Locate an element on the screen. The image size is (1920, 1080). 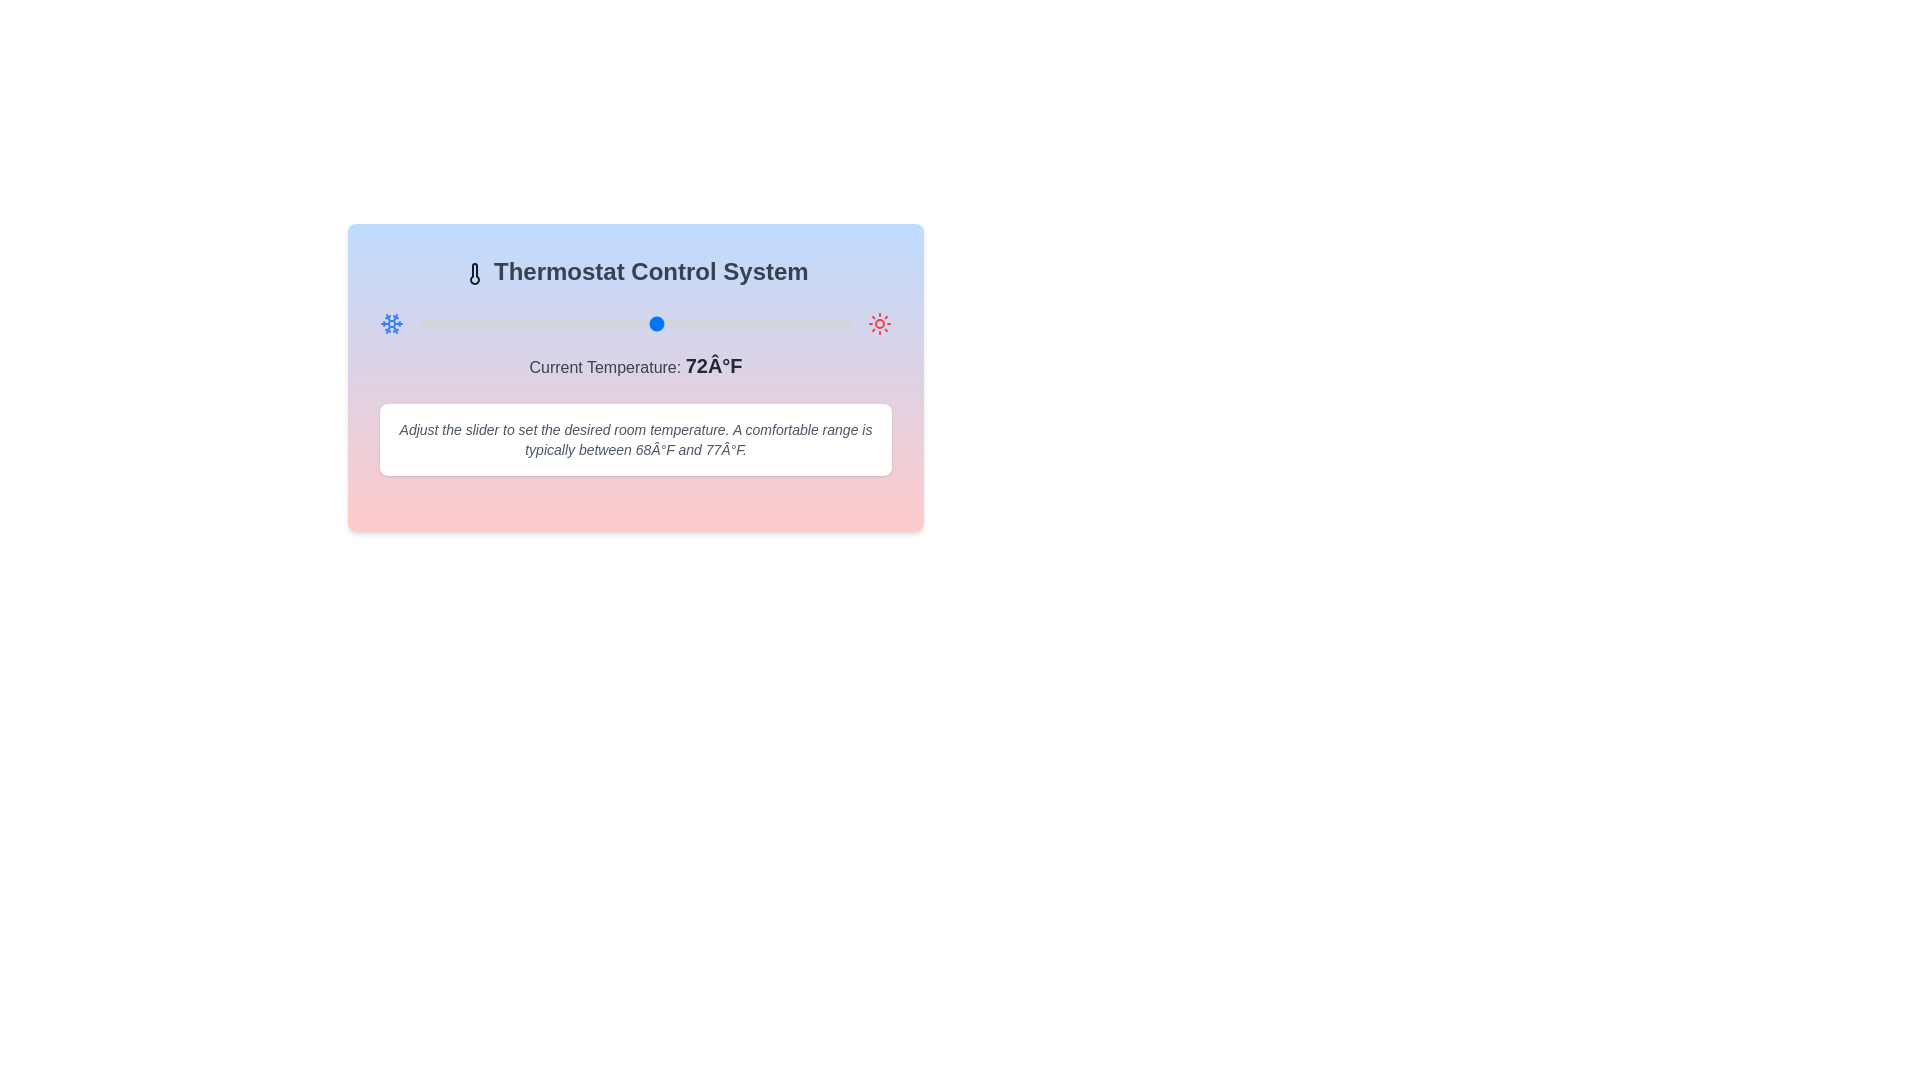
the temperature slider to set the temperature to 64°F is located at coordinates (570, 323).